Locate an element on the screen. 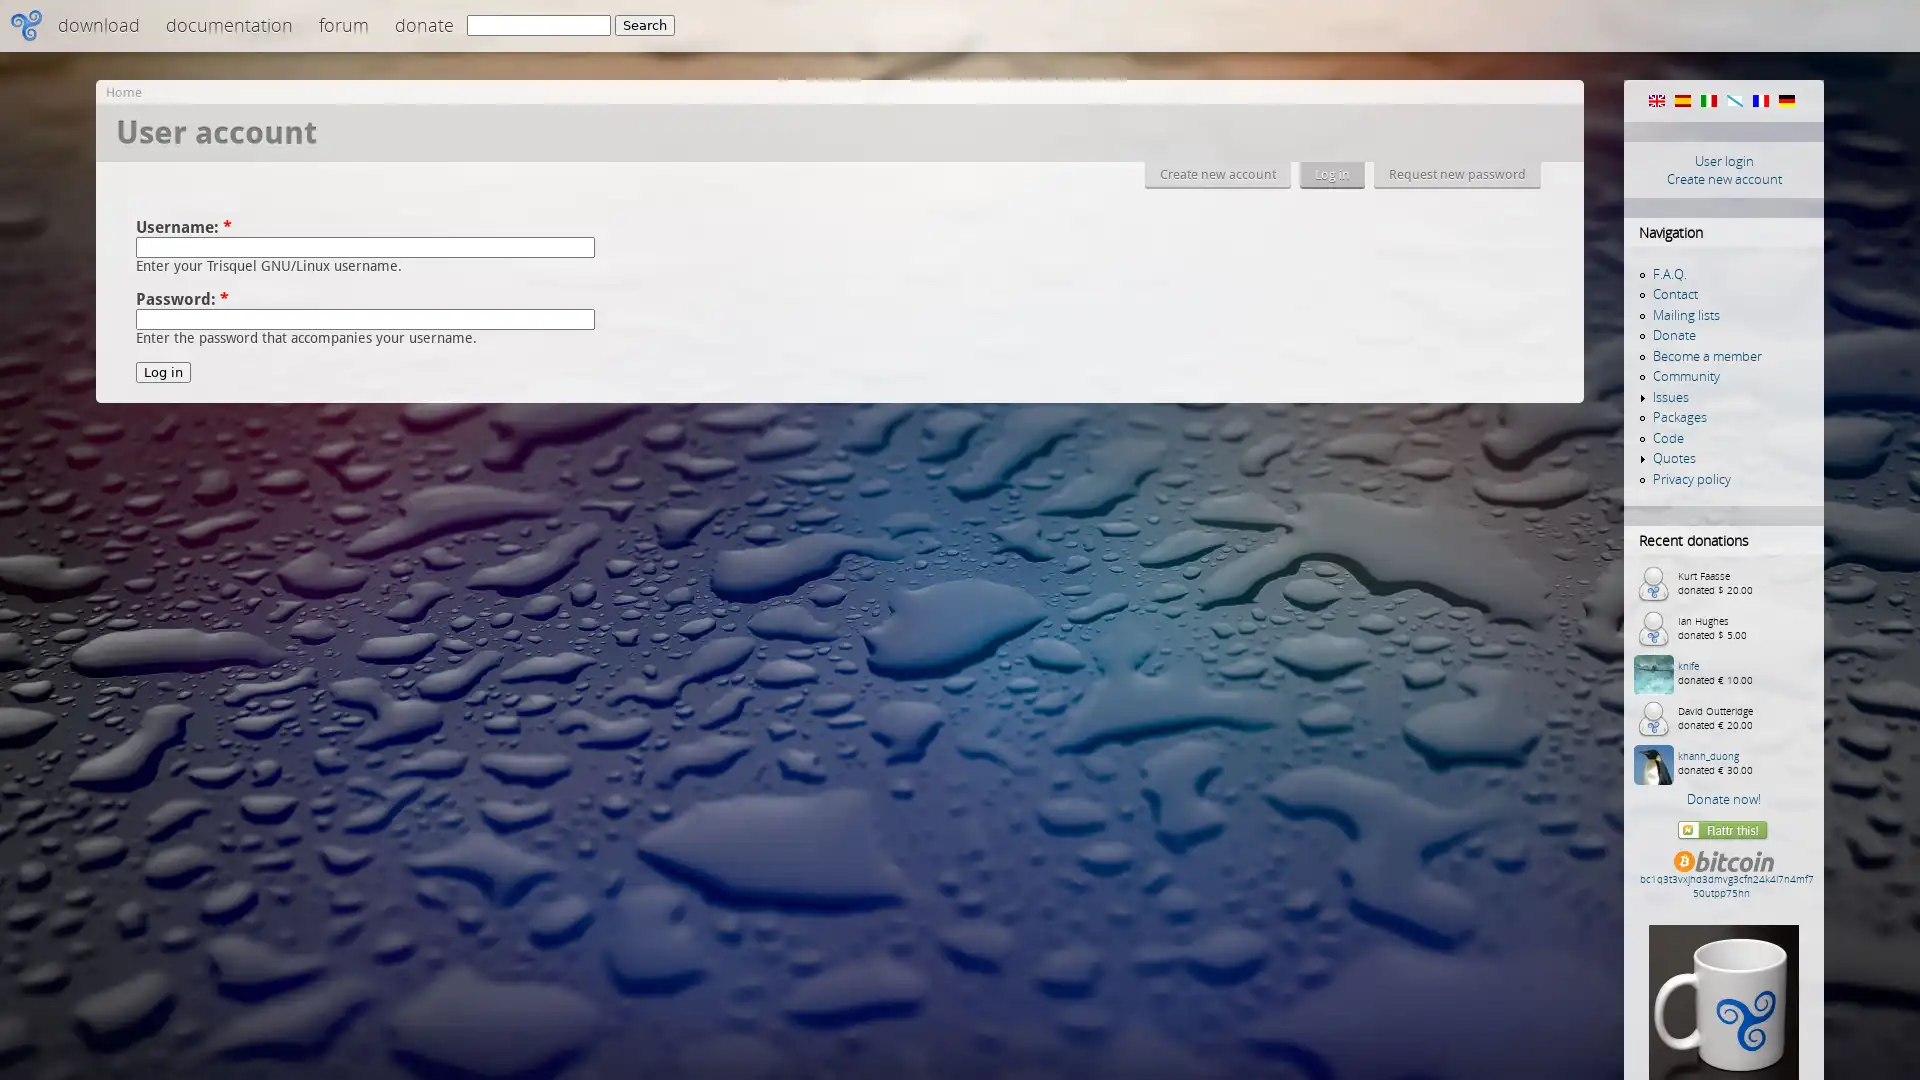 This screenshot has width=1920, height=1080. Log in is located at coordinates (163, 372).